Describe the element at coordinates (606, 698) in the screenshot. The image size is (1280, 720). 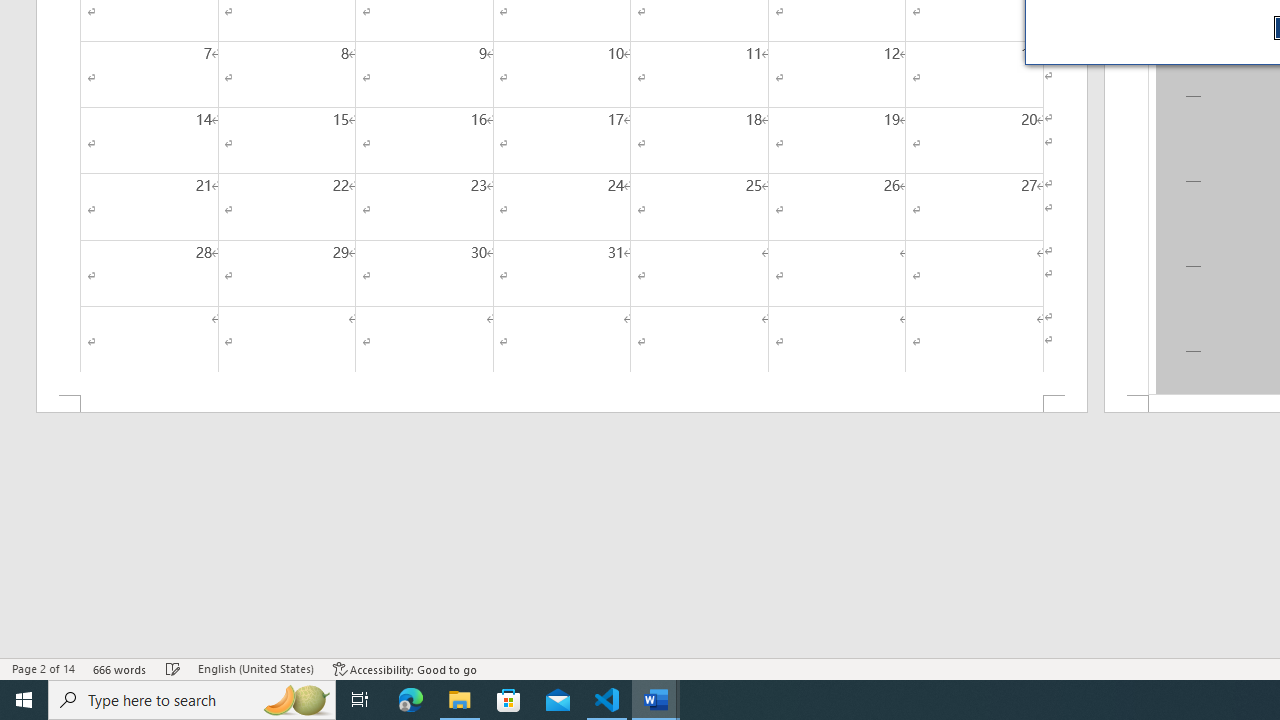
I see `'Visual Studio Code - 1 running window'` at that location.